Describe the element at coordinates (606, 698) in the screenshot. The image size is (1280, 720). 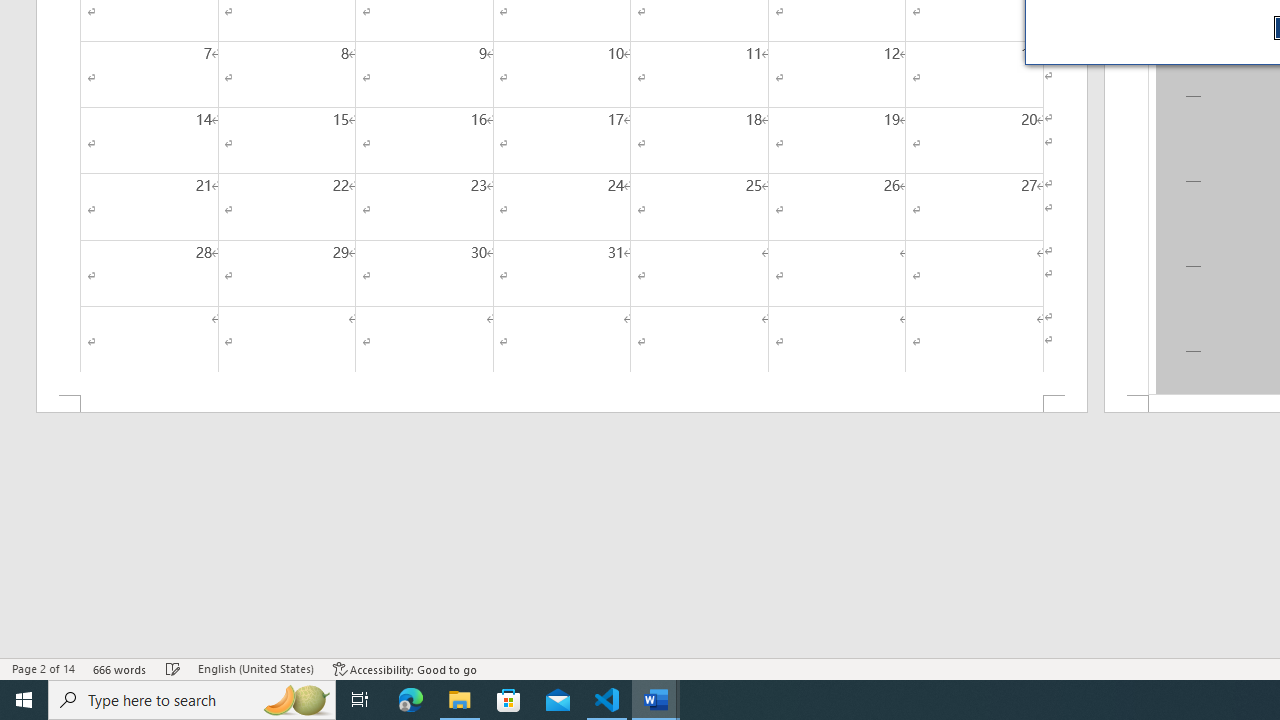
I see `'Visual Studio Code - 1 running window'` at that location.